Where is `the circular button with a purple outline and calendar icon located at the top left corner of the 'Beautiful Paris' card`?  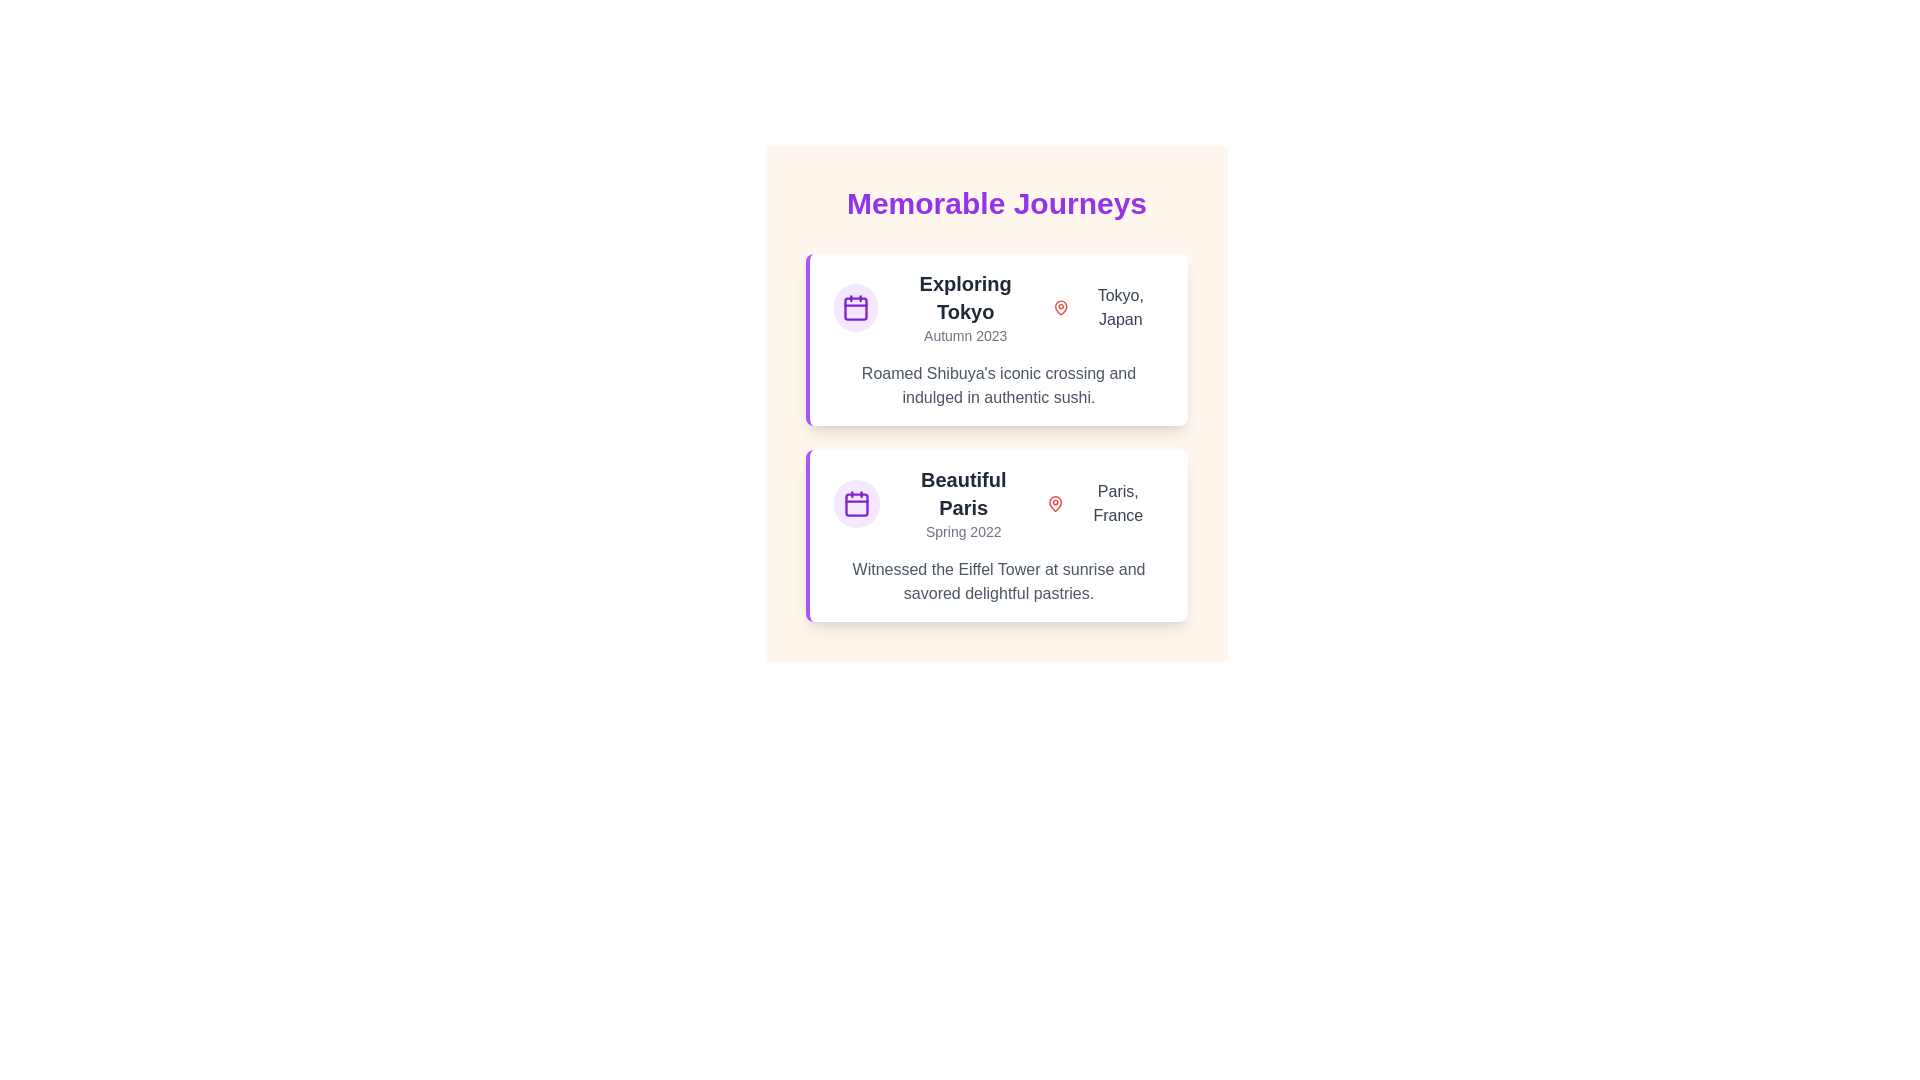 the circular button with a purple outline and calendar icon located at the top left corner of the 'Beautiful Paris' card is located at coordinates (857, 503).